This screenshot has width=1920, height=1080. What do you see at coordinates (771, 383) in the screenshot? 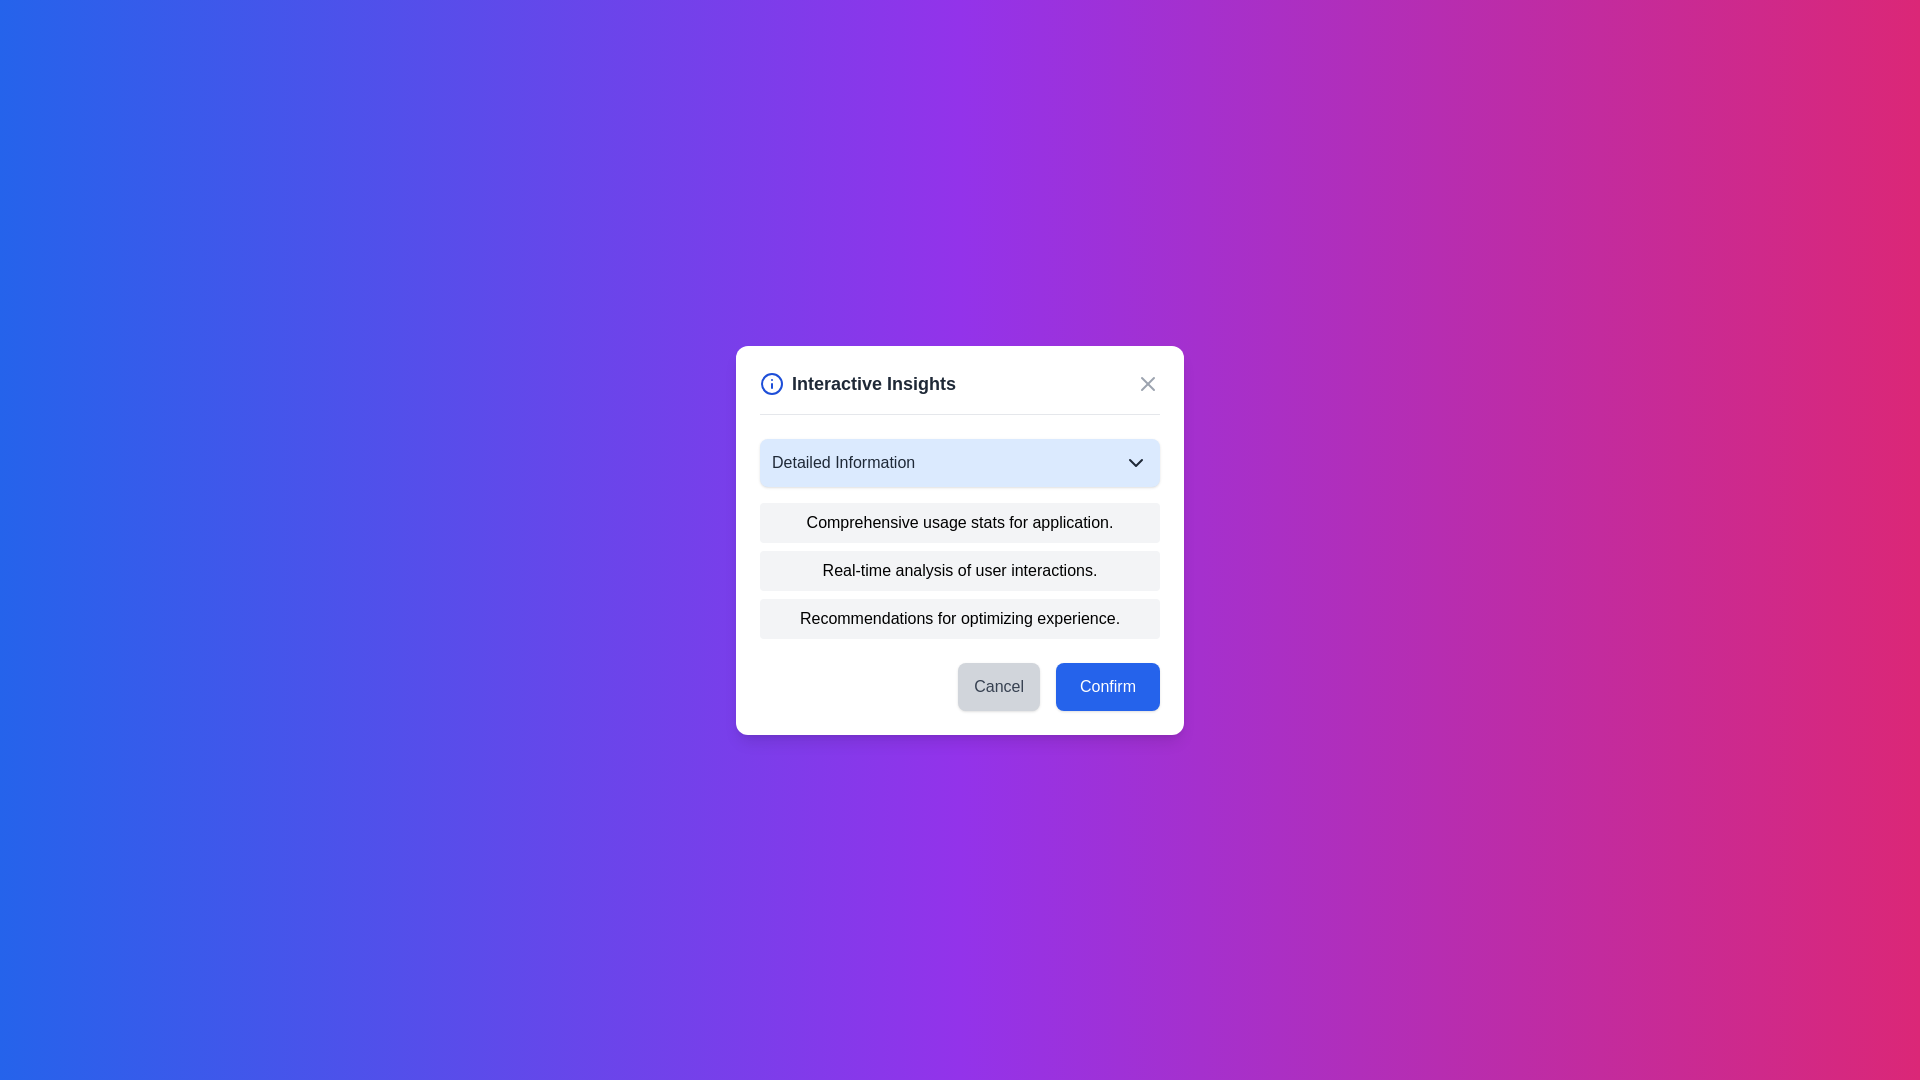
I see `the compact circular icon with a blue-bordered circle and central dot, which features an information symbol design, located to the immediate left of the 'Interactive Insights' header text` at bounding box center [771, 383].